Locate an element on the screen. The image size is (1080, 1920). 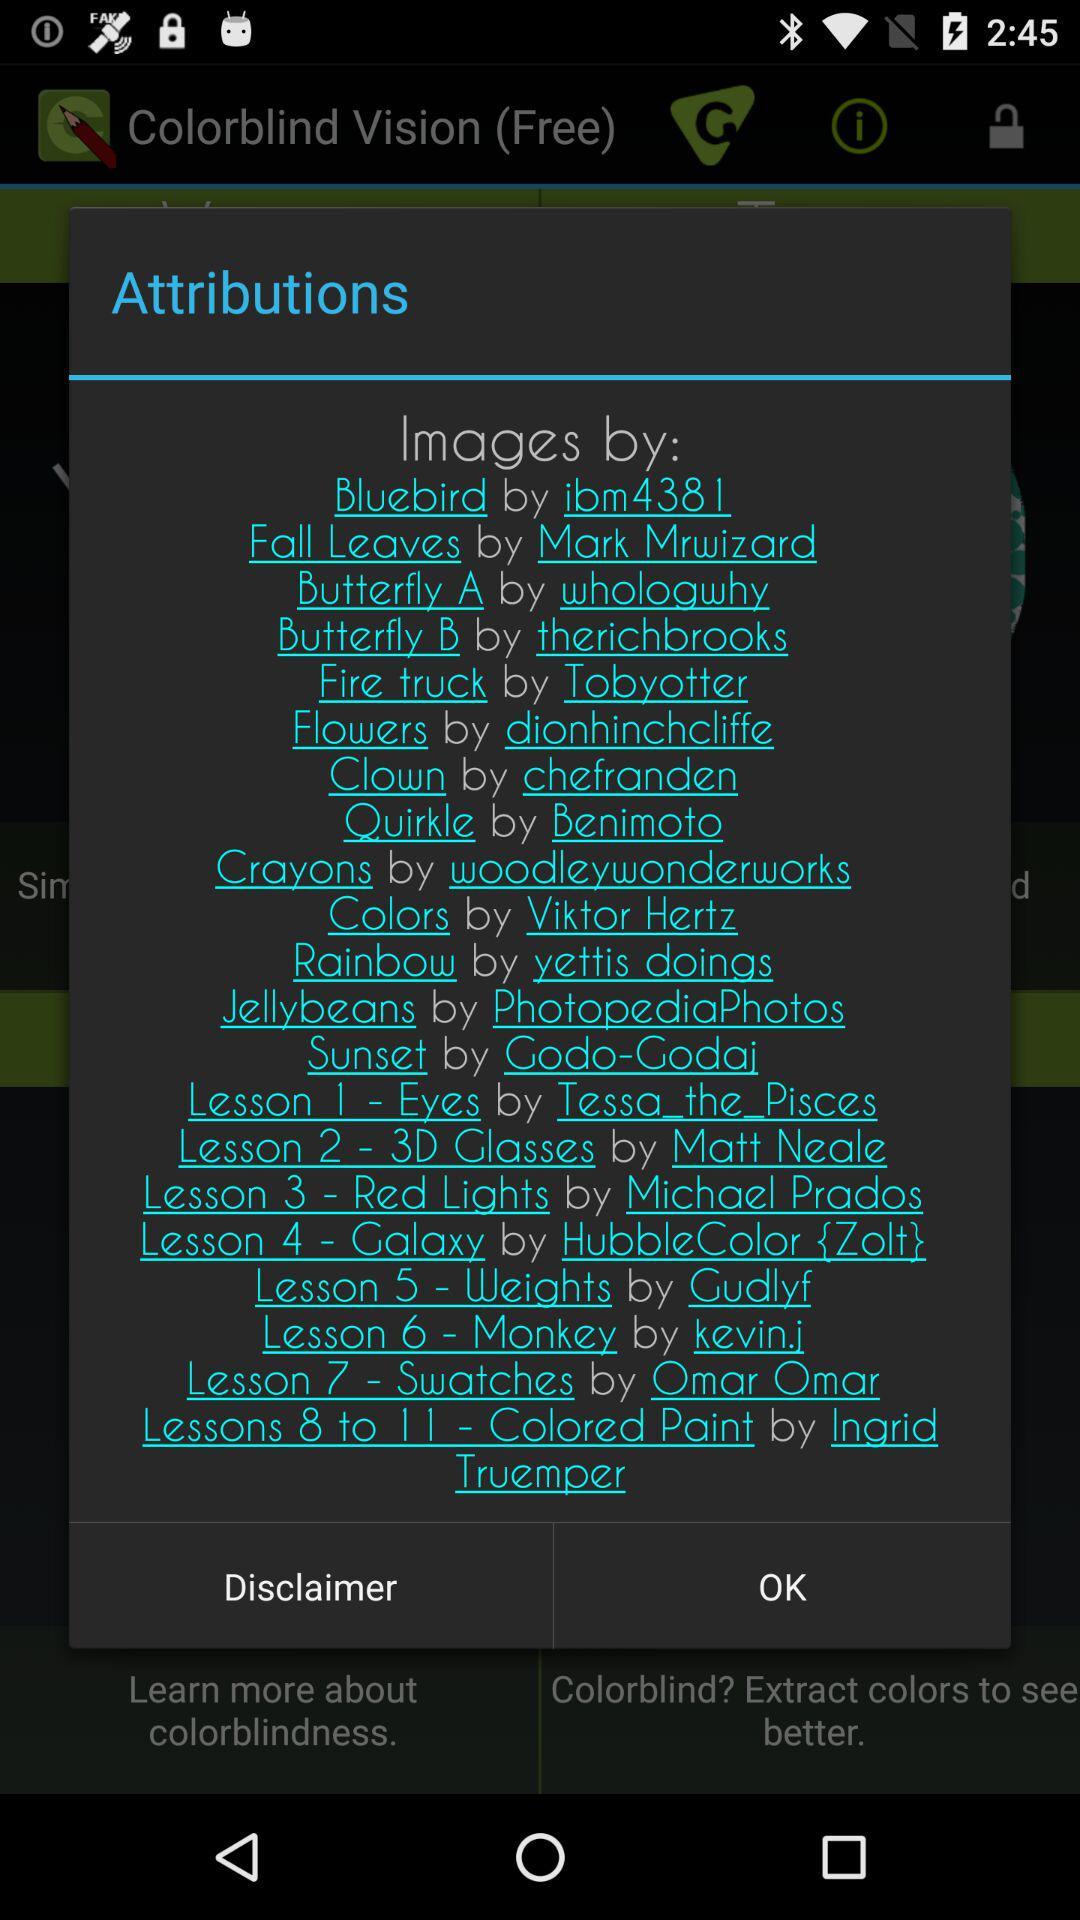
icon next to the ok item is located at coordinates (310, 1585).